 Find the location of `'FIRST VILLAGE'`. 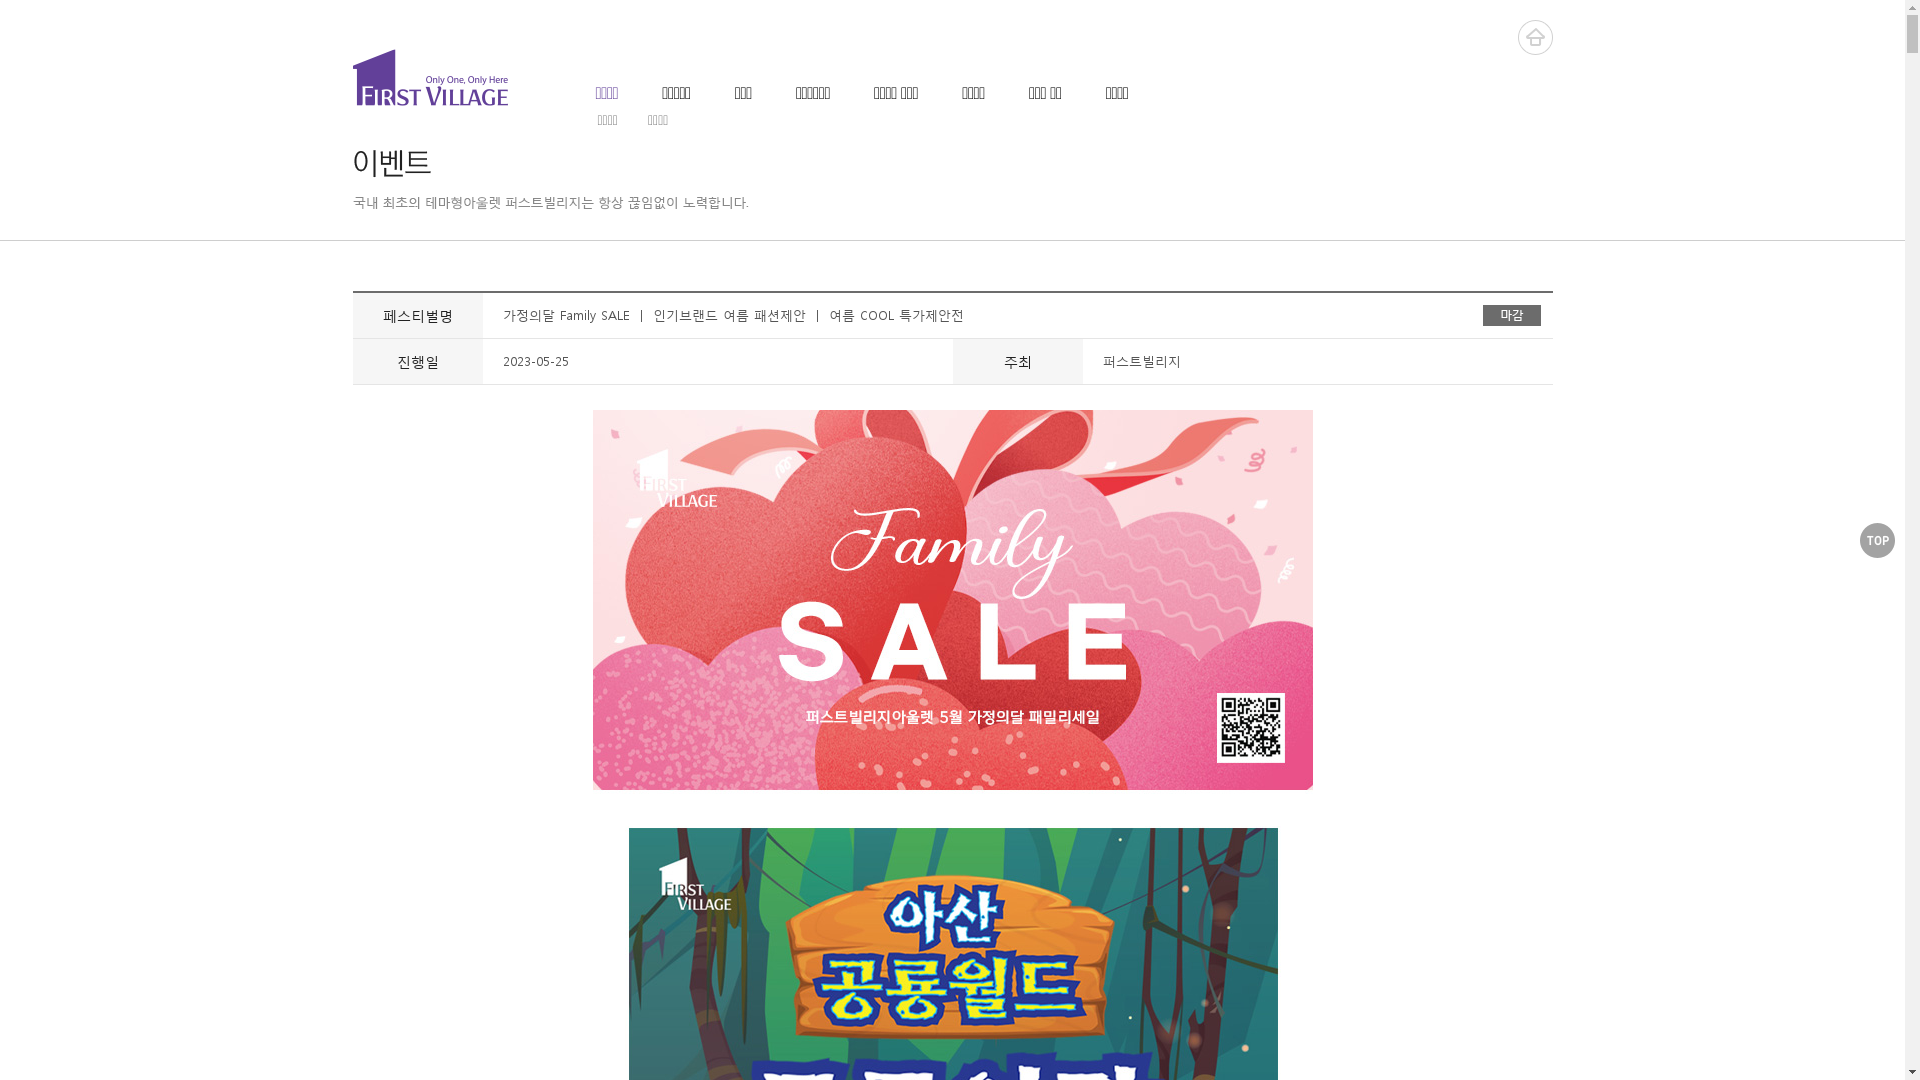

'FIRST VILLAGE' is located at coordinates (428, 76).